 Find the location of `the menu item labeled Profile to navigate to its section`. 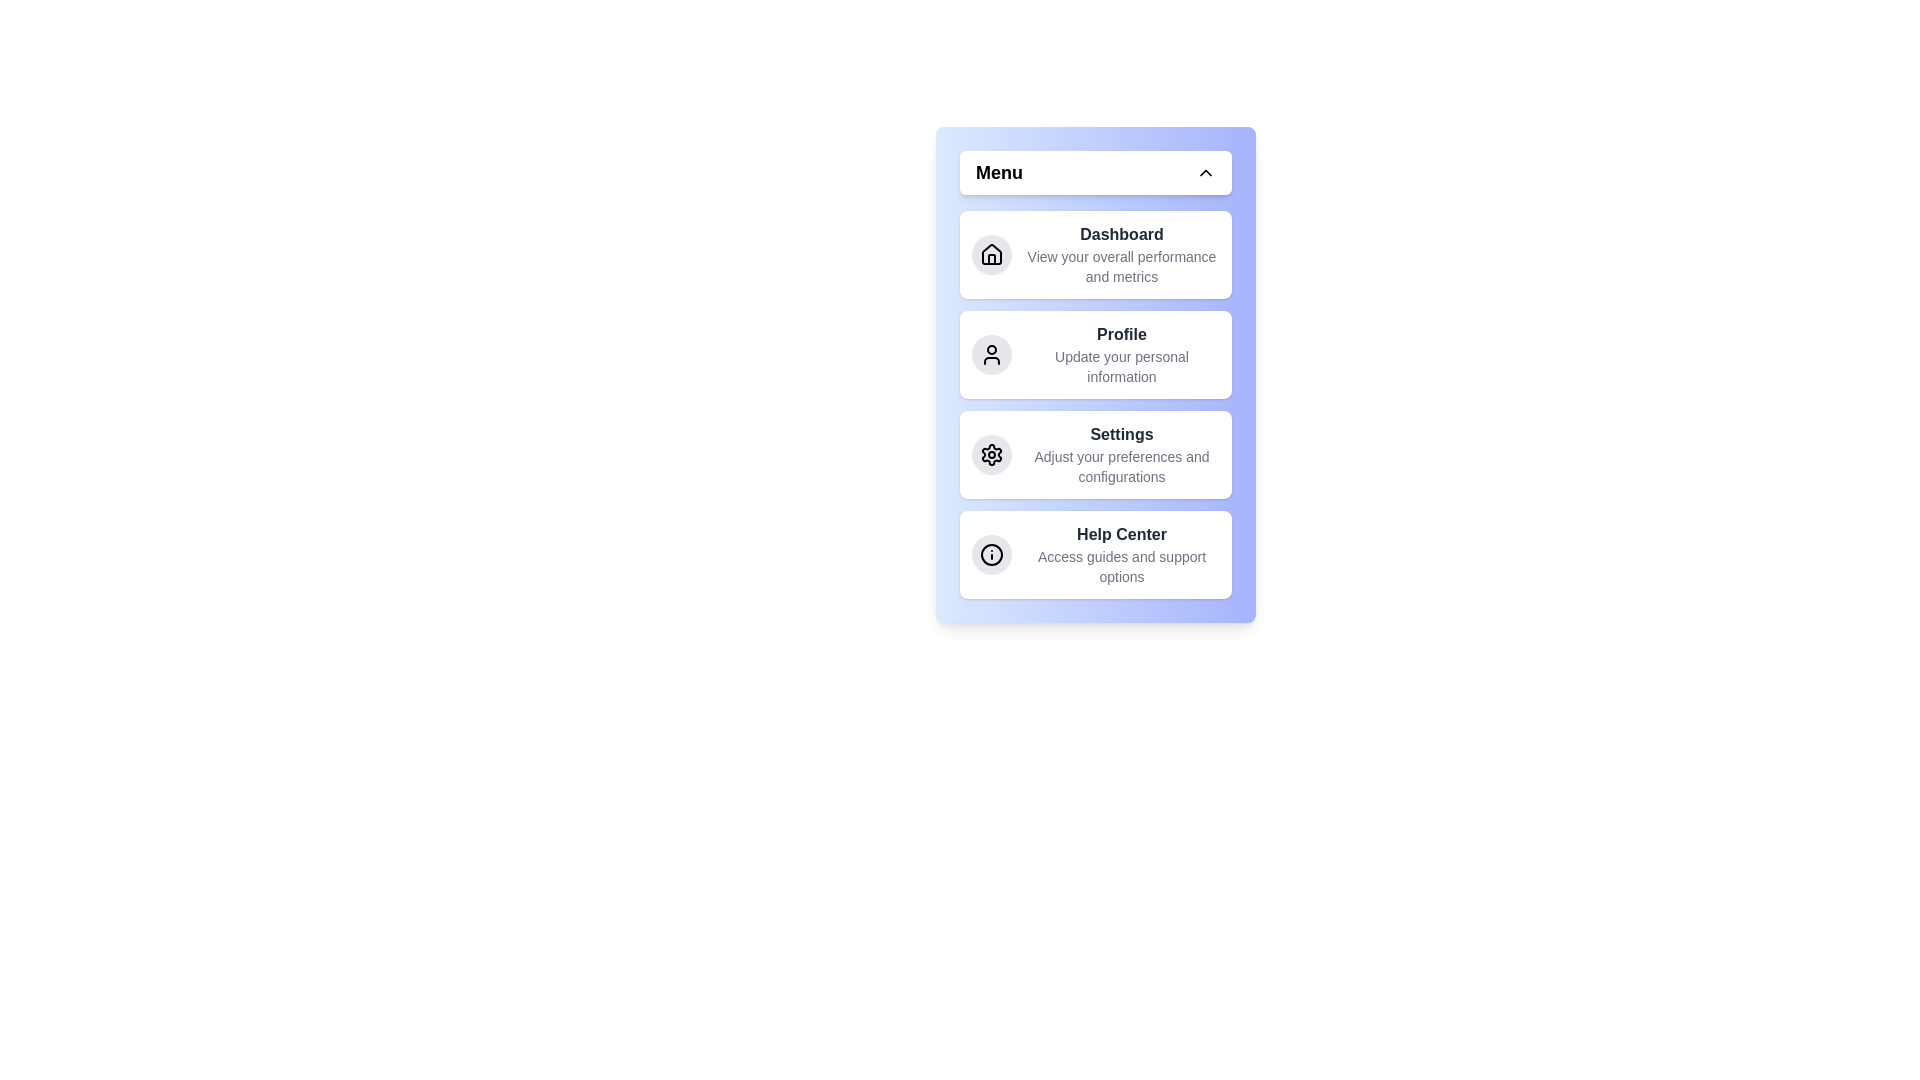

the menu item labeled Profile to navigate to its section is located at coordinates (1094, 353).